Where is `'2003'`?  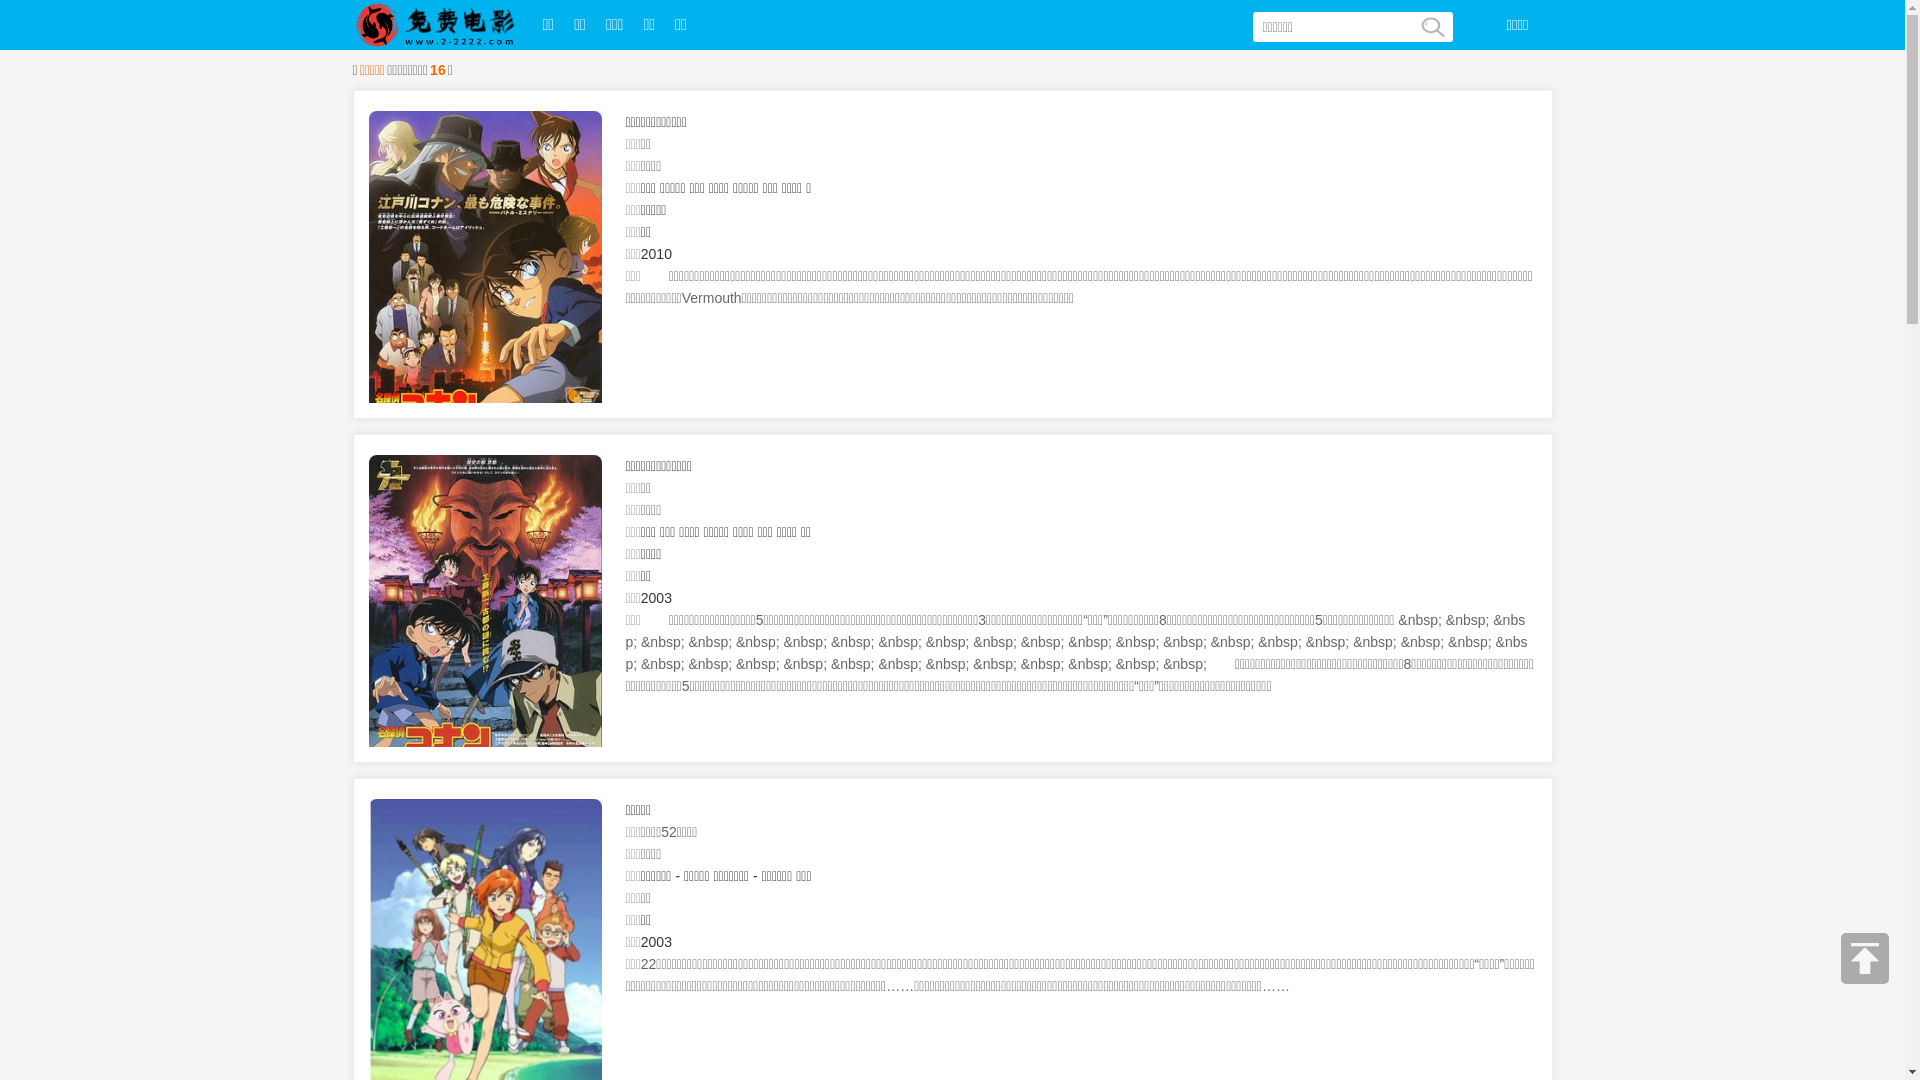 '2003' is located at coordinates (641, 596).